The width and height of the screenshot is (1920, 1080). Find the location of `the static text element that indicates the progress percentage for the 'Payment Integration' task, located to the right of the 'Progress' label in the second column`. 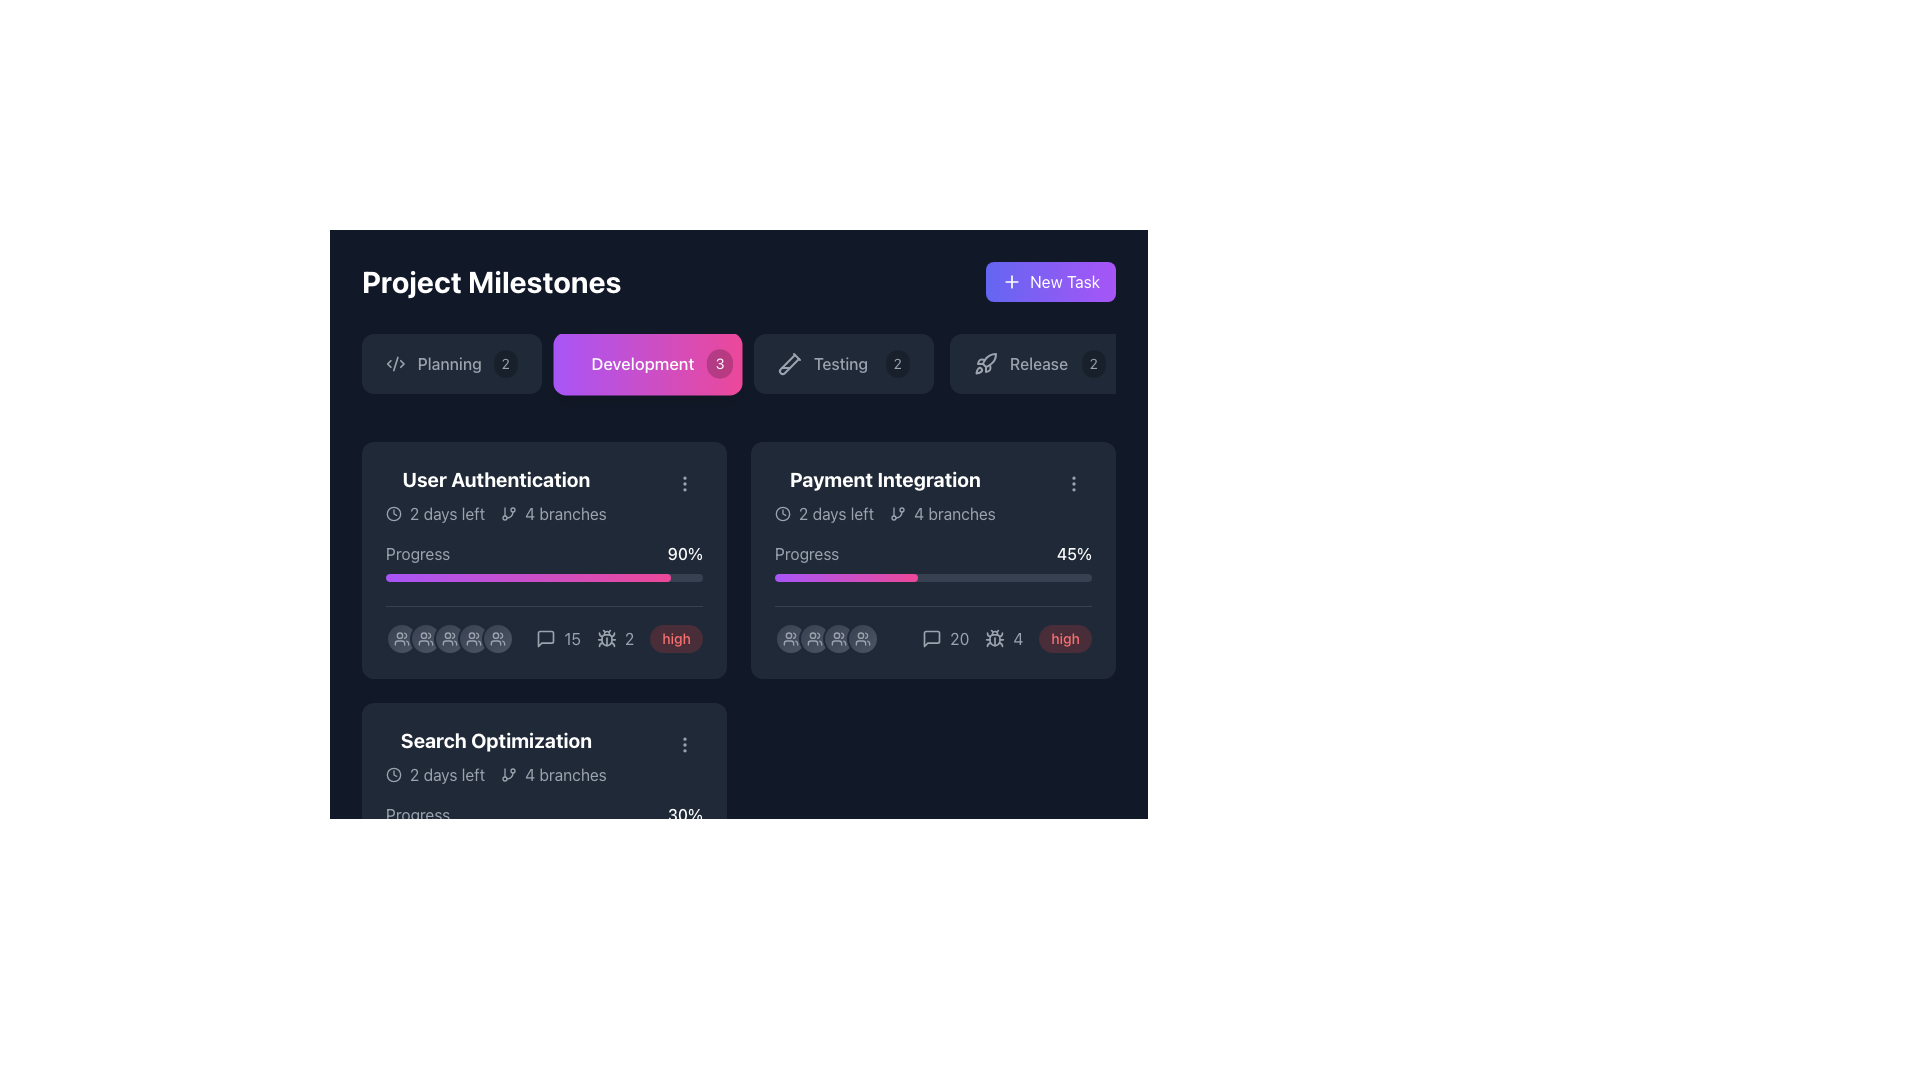

the static text element that indicates the progress percentage for the 'Payment Integration' task, located to the right of the 'Progress' label in the second column is located at coordinates (1073, 554).